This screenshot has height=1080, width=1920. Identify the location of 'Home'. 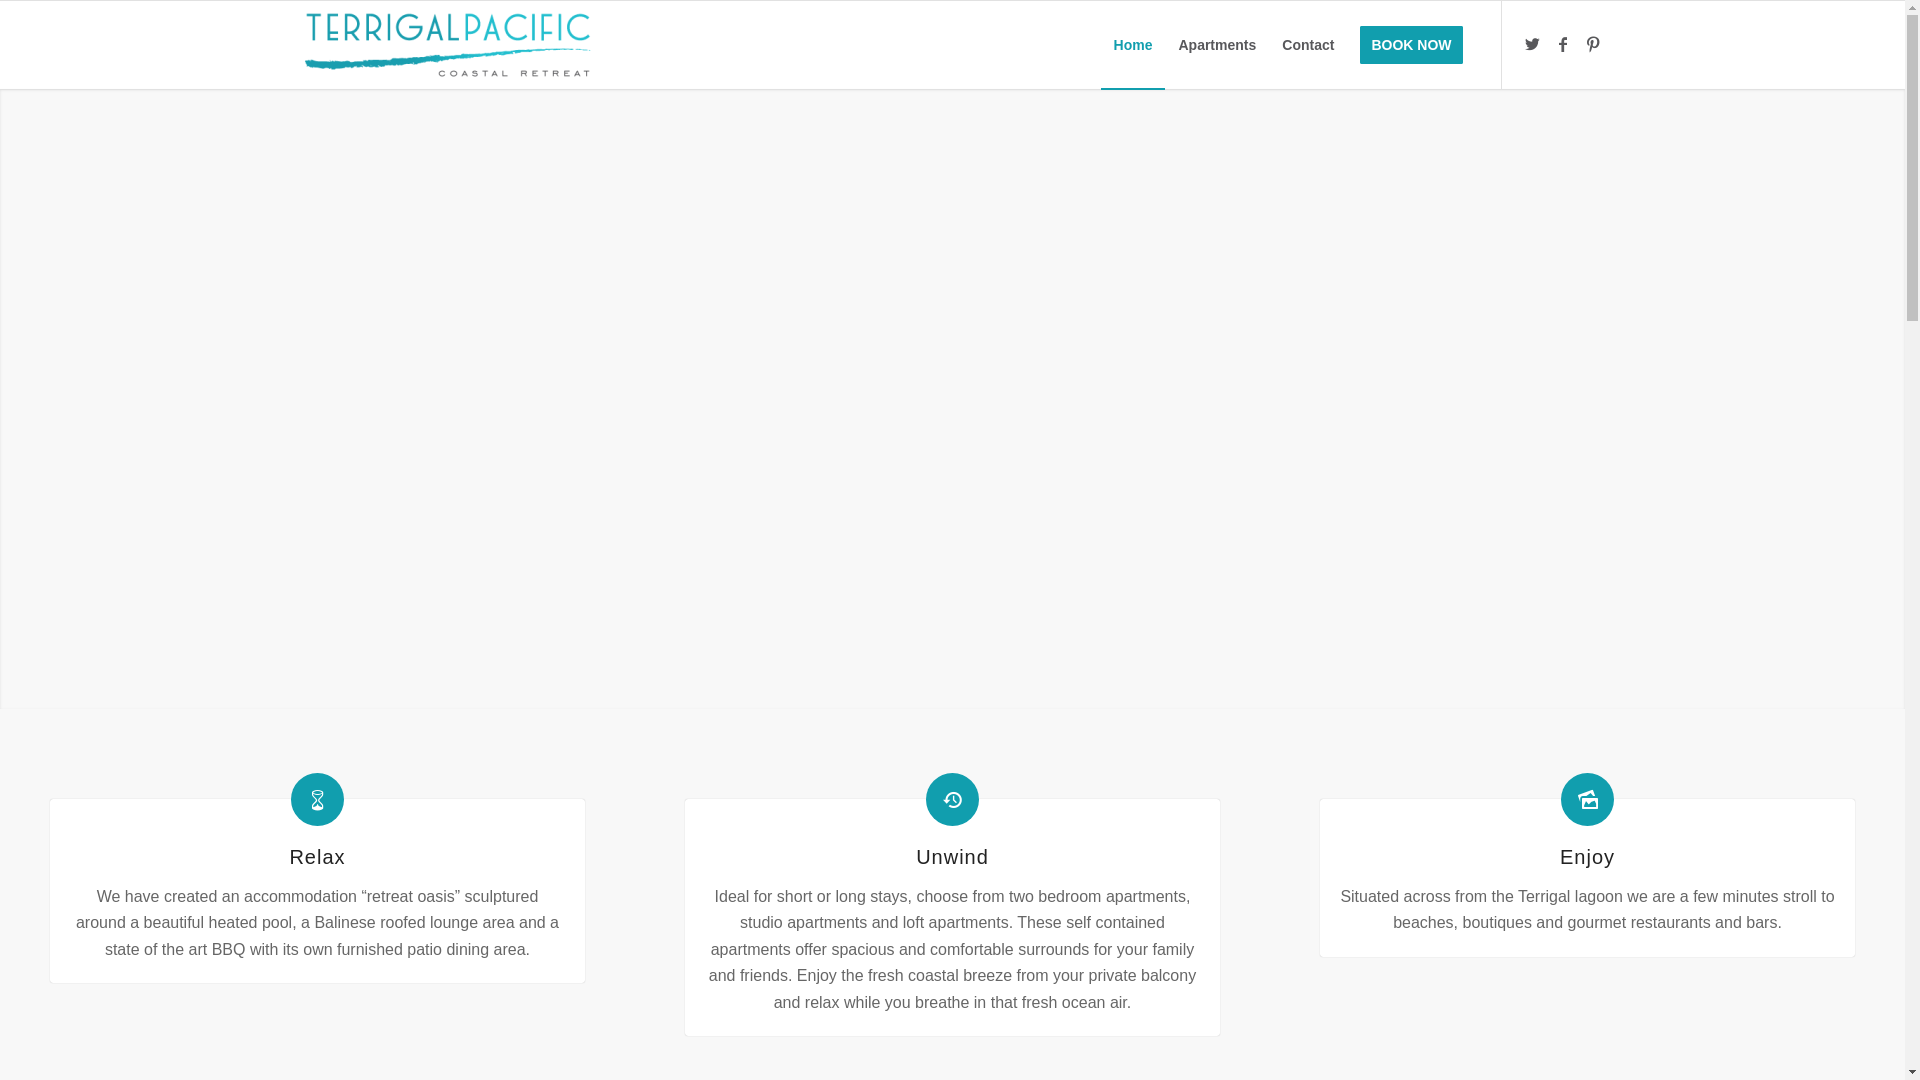
(1133, 45).